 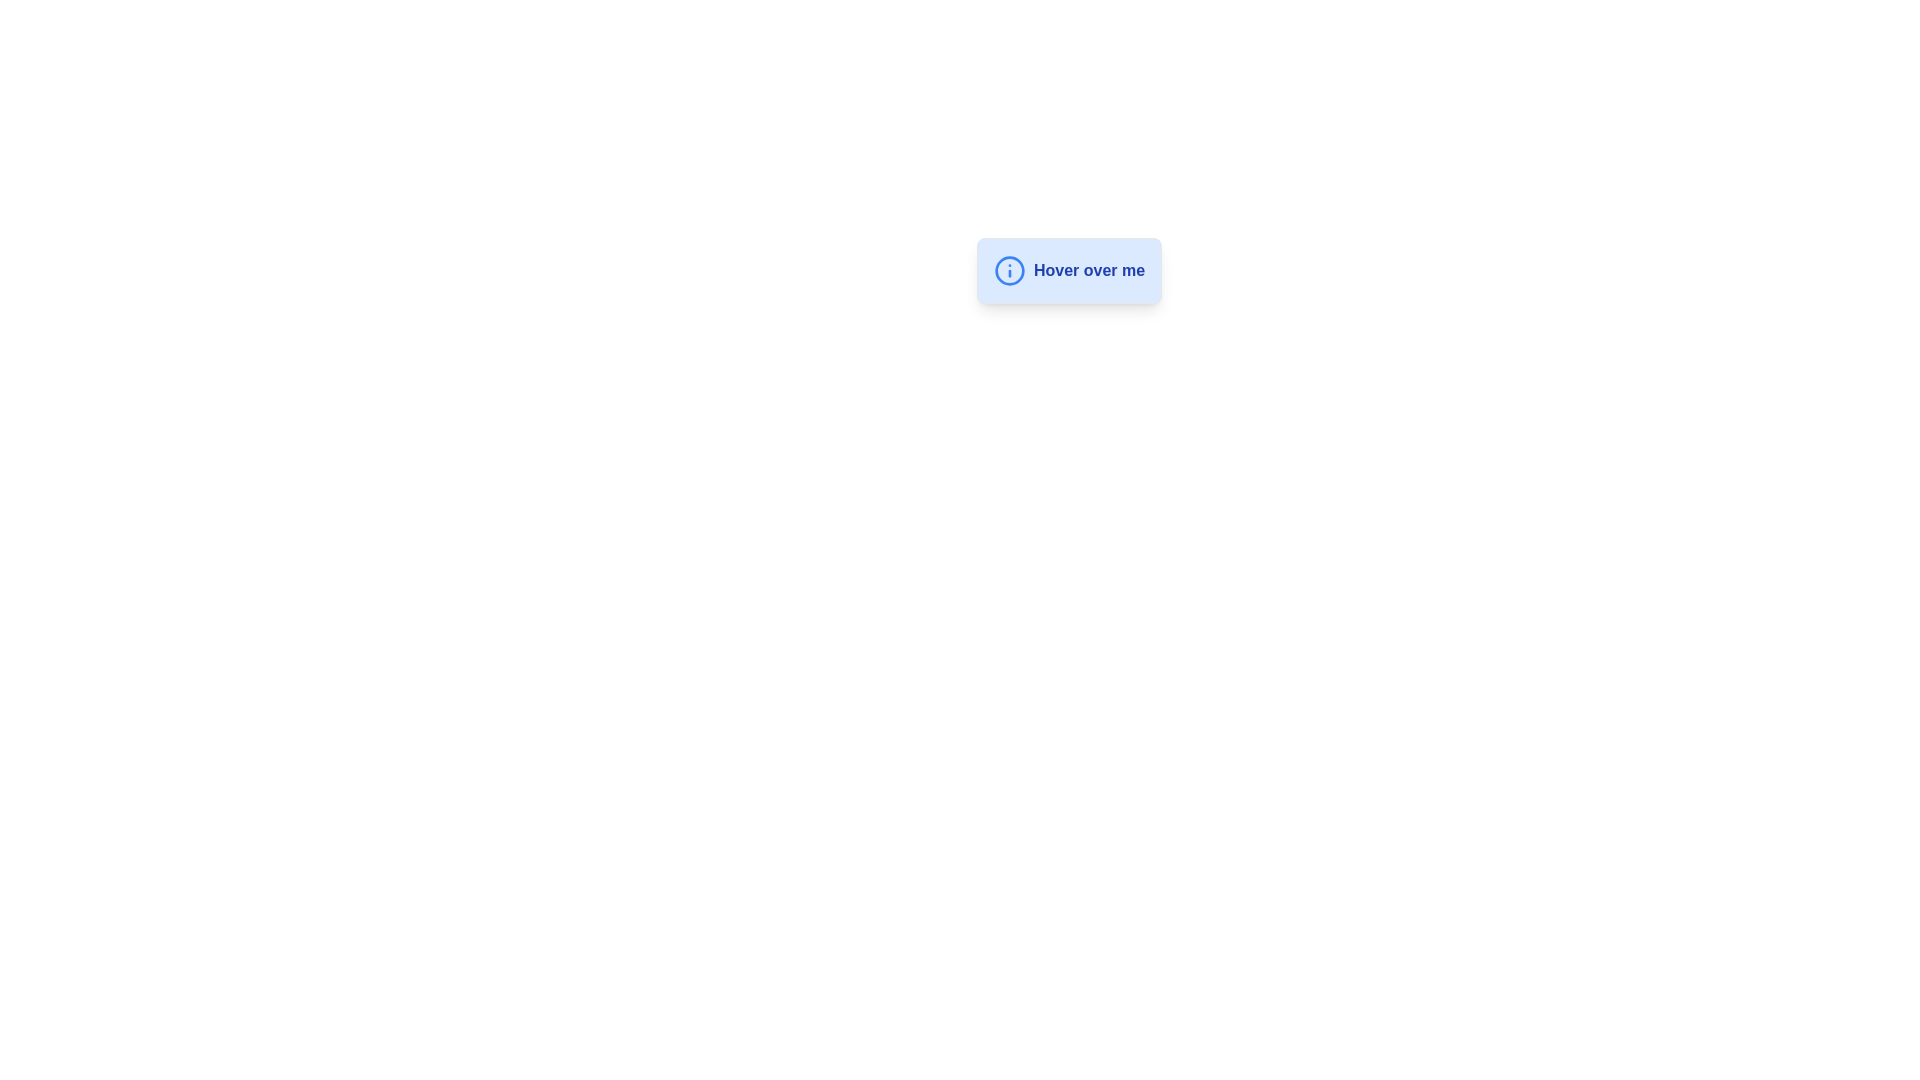 What do you see at coordinates (1009, 270) in the screenshot?
I see `the circular SVG circle shape element that is part of the 'info' icon, located inside the button labeled 'Hover over me'` at bounding box center [1009, 270].